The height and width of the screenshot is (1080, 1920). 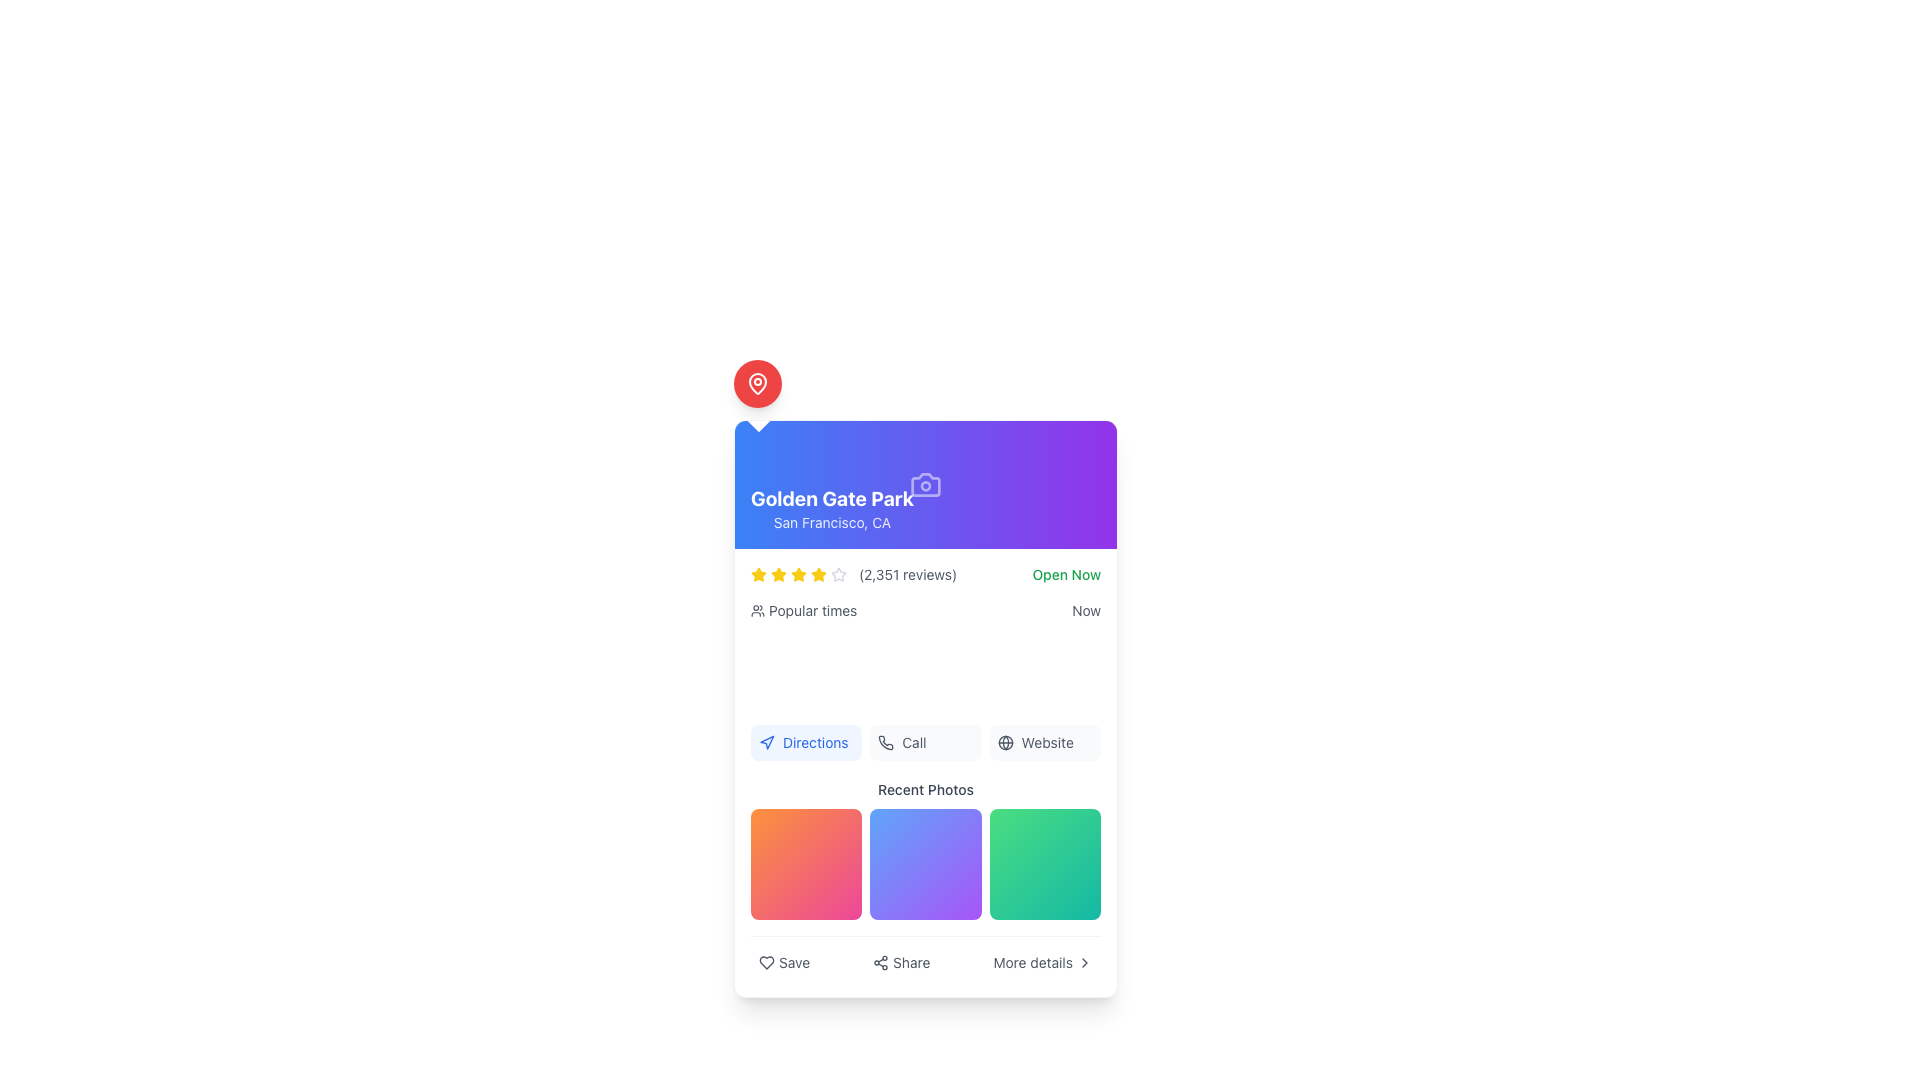 What do you see at coordinates (806, 743) in the screenshot?
I see `the 'Directions' button, which is a rectangular button with a blue navigation arrow icon on the left, located in the middle-left section of a three-column grid layout` at bounding box center [806, 743].